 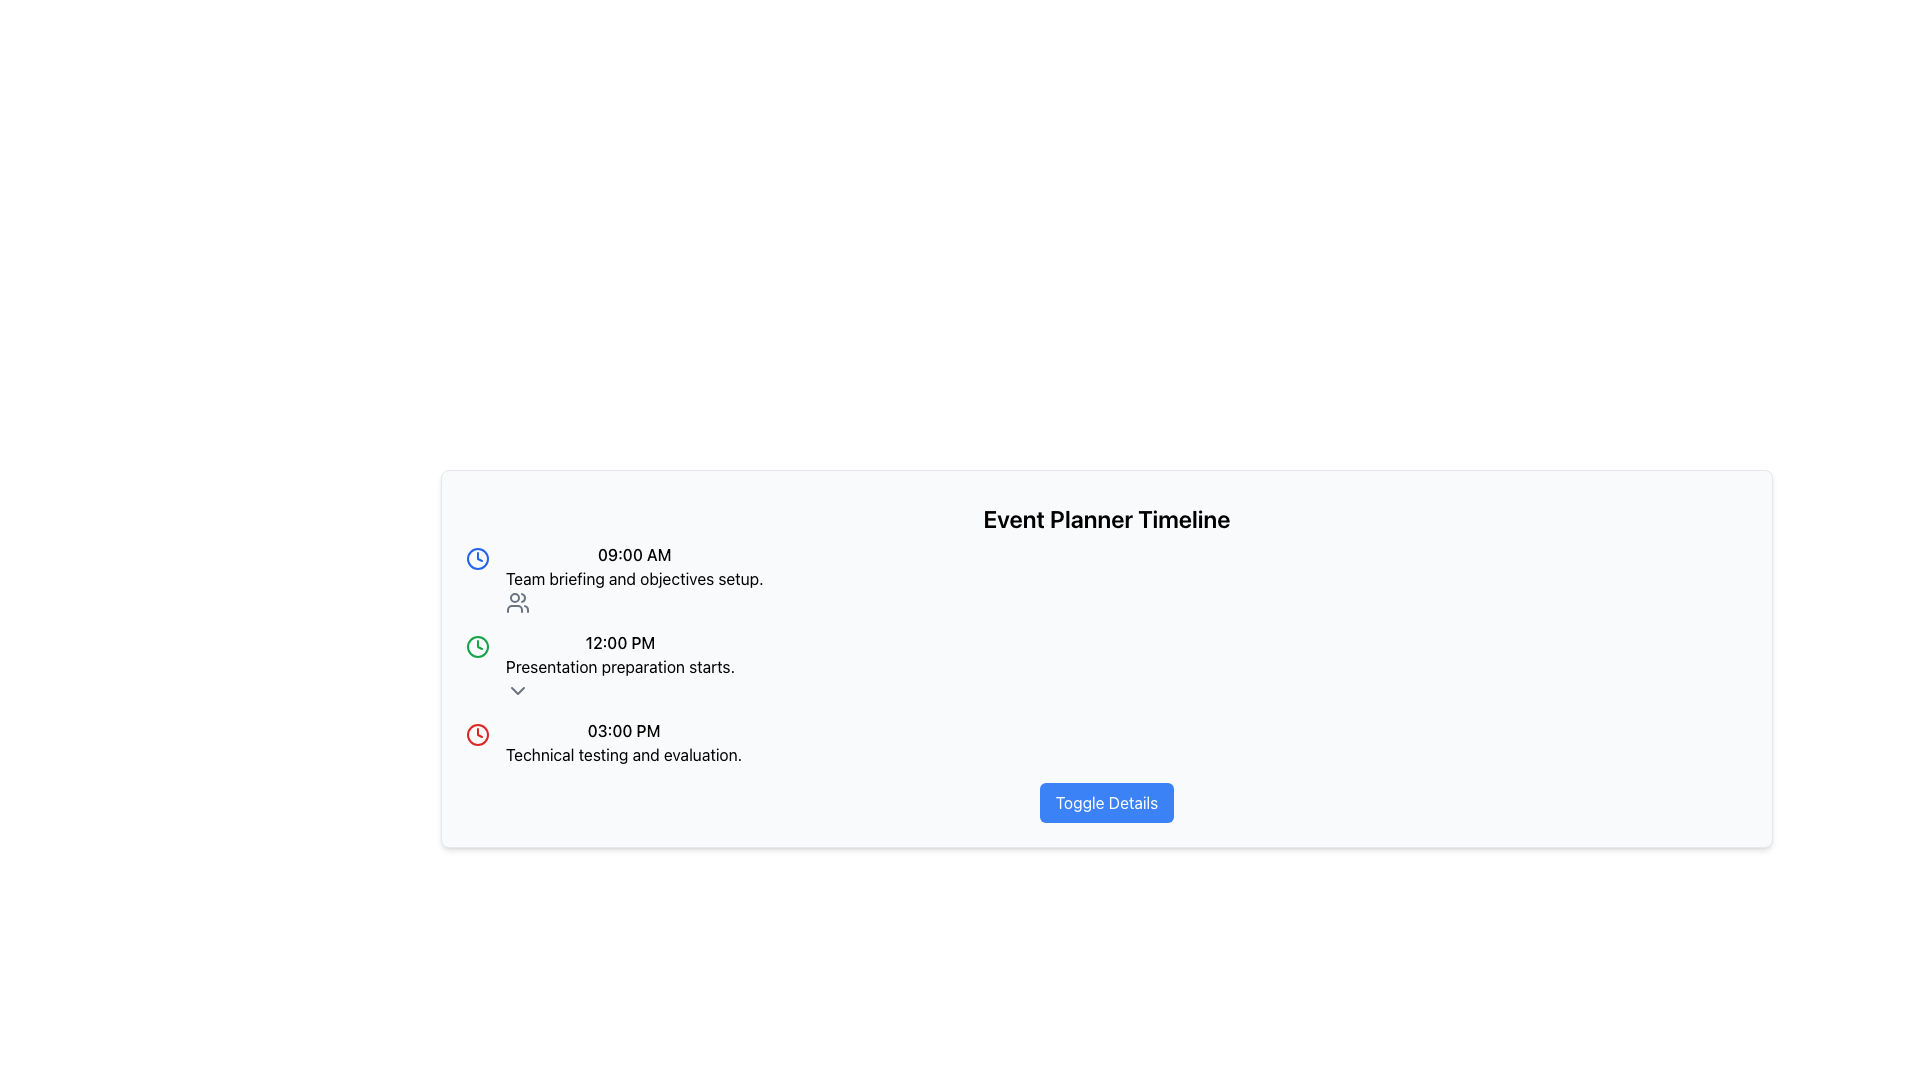 What do you see at coordinates (623, 731) in the screenshot?
I see `the static textual label displaying the starting time '03:00 PM' for the event 'Technical testing and evaluation' located in the lower section of the timeline layout, specifically the third entry` at bounding box center [623, 731].